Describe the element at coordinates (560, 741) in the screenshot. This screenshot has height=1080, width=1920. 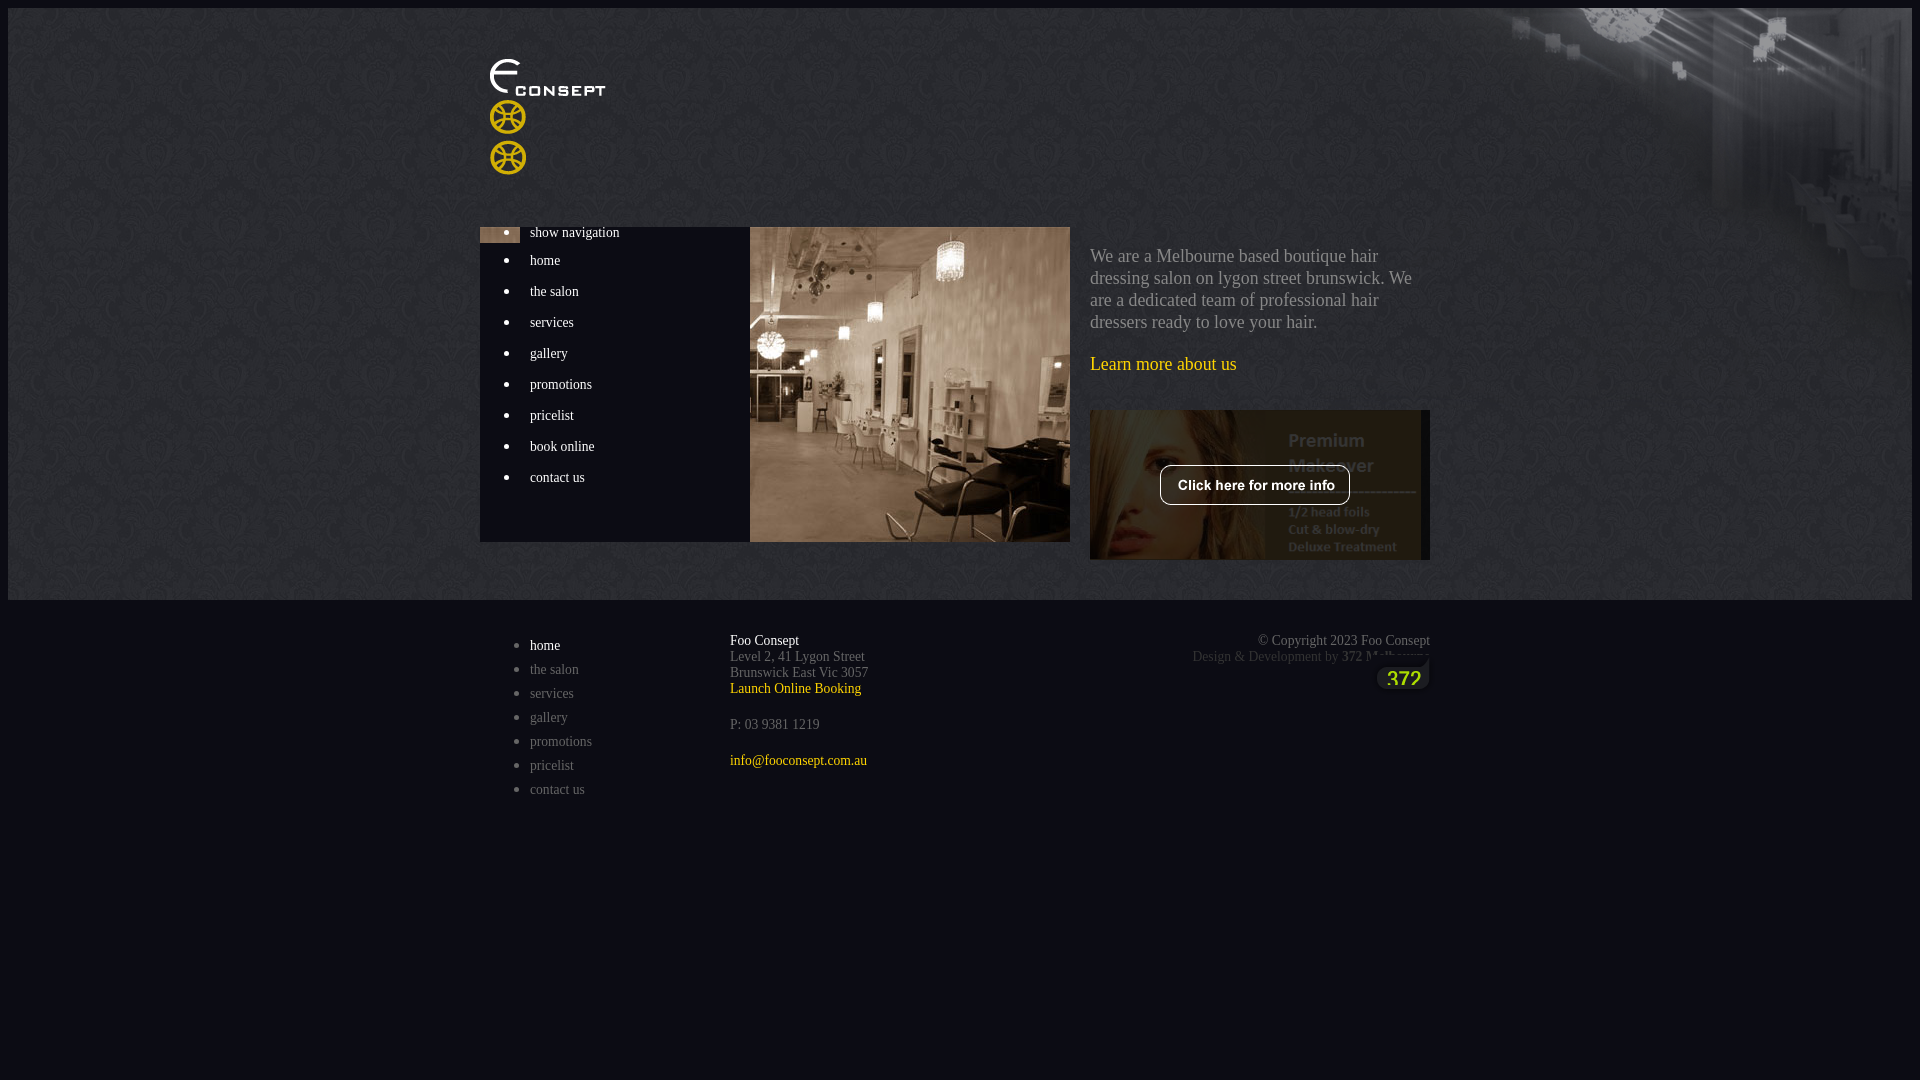
I see `'promotions'` at that location.